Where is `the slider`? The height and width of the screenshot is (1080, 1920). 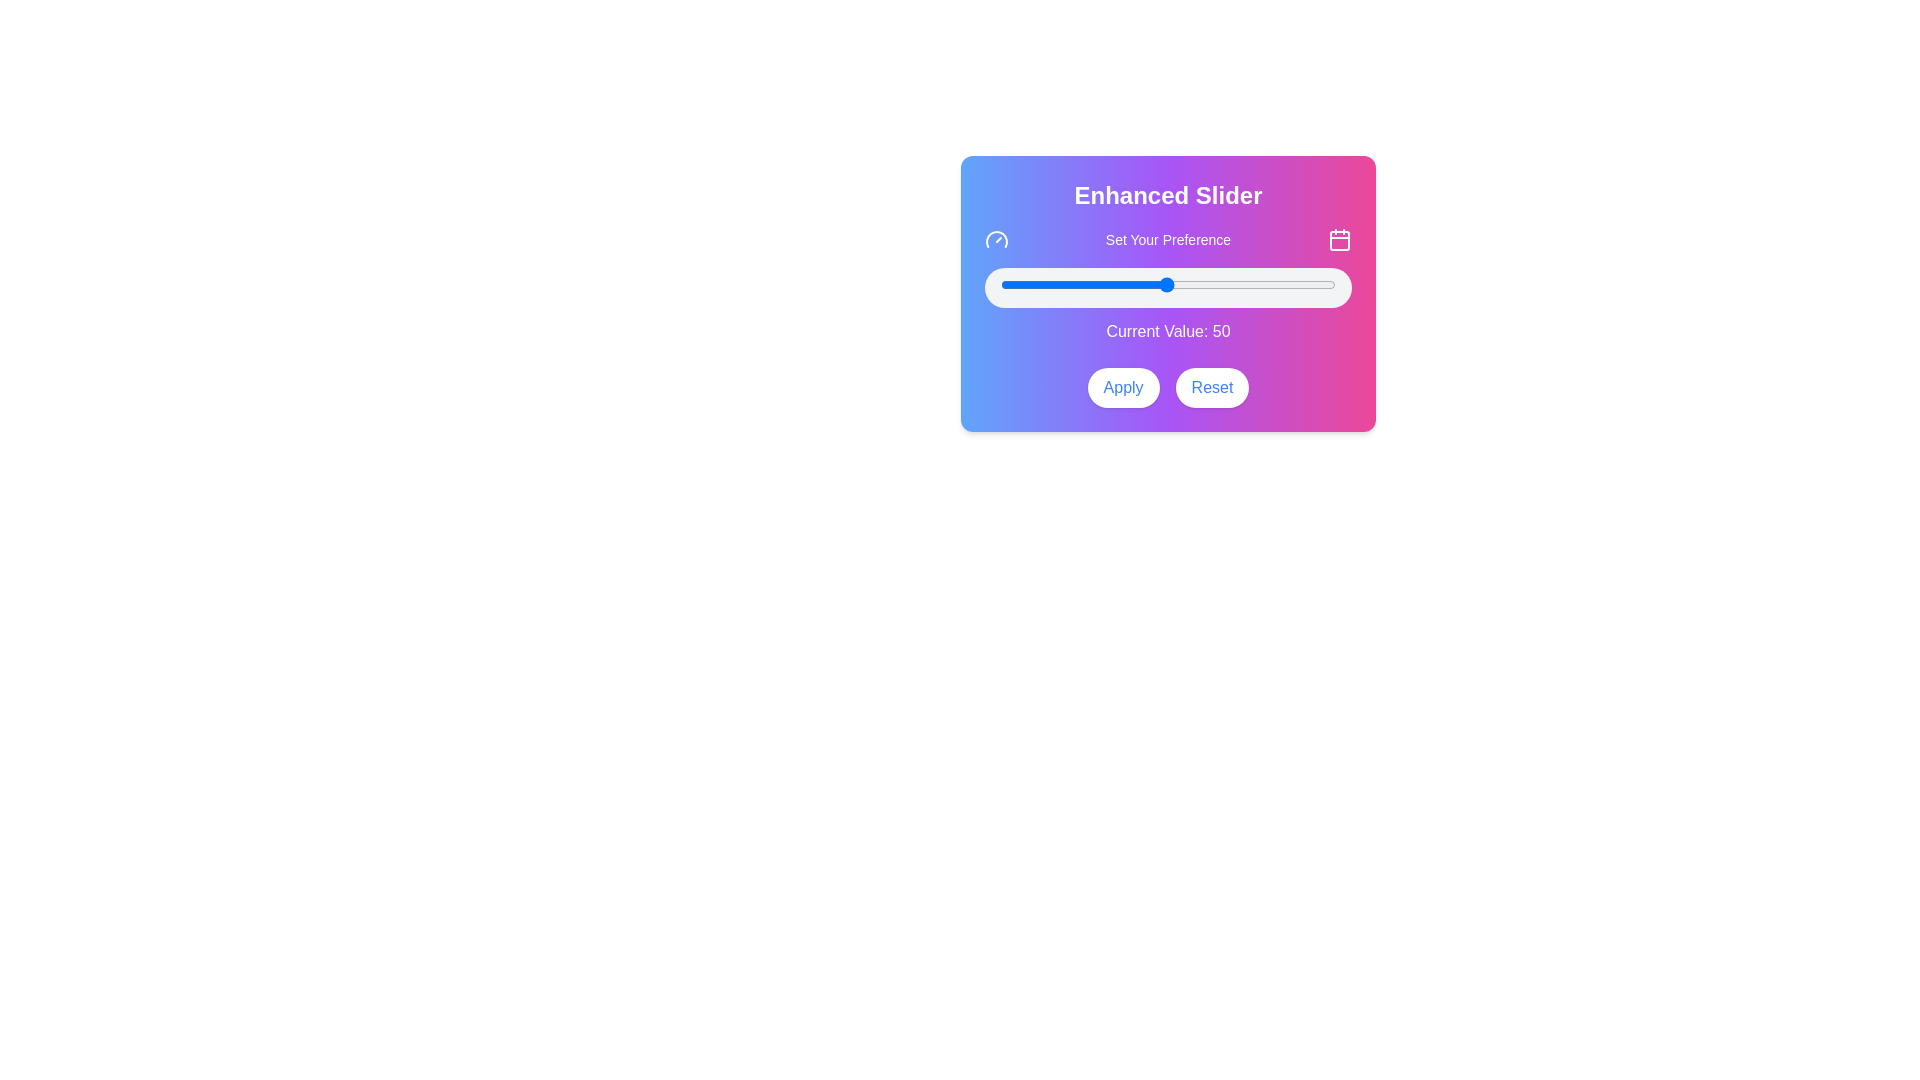 the slider is located at coordinates (1277, 285).